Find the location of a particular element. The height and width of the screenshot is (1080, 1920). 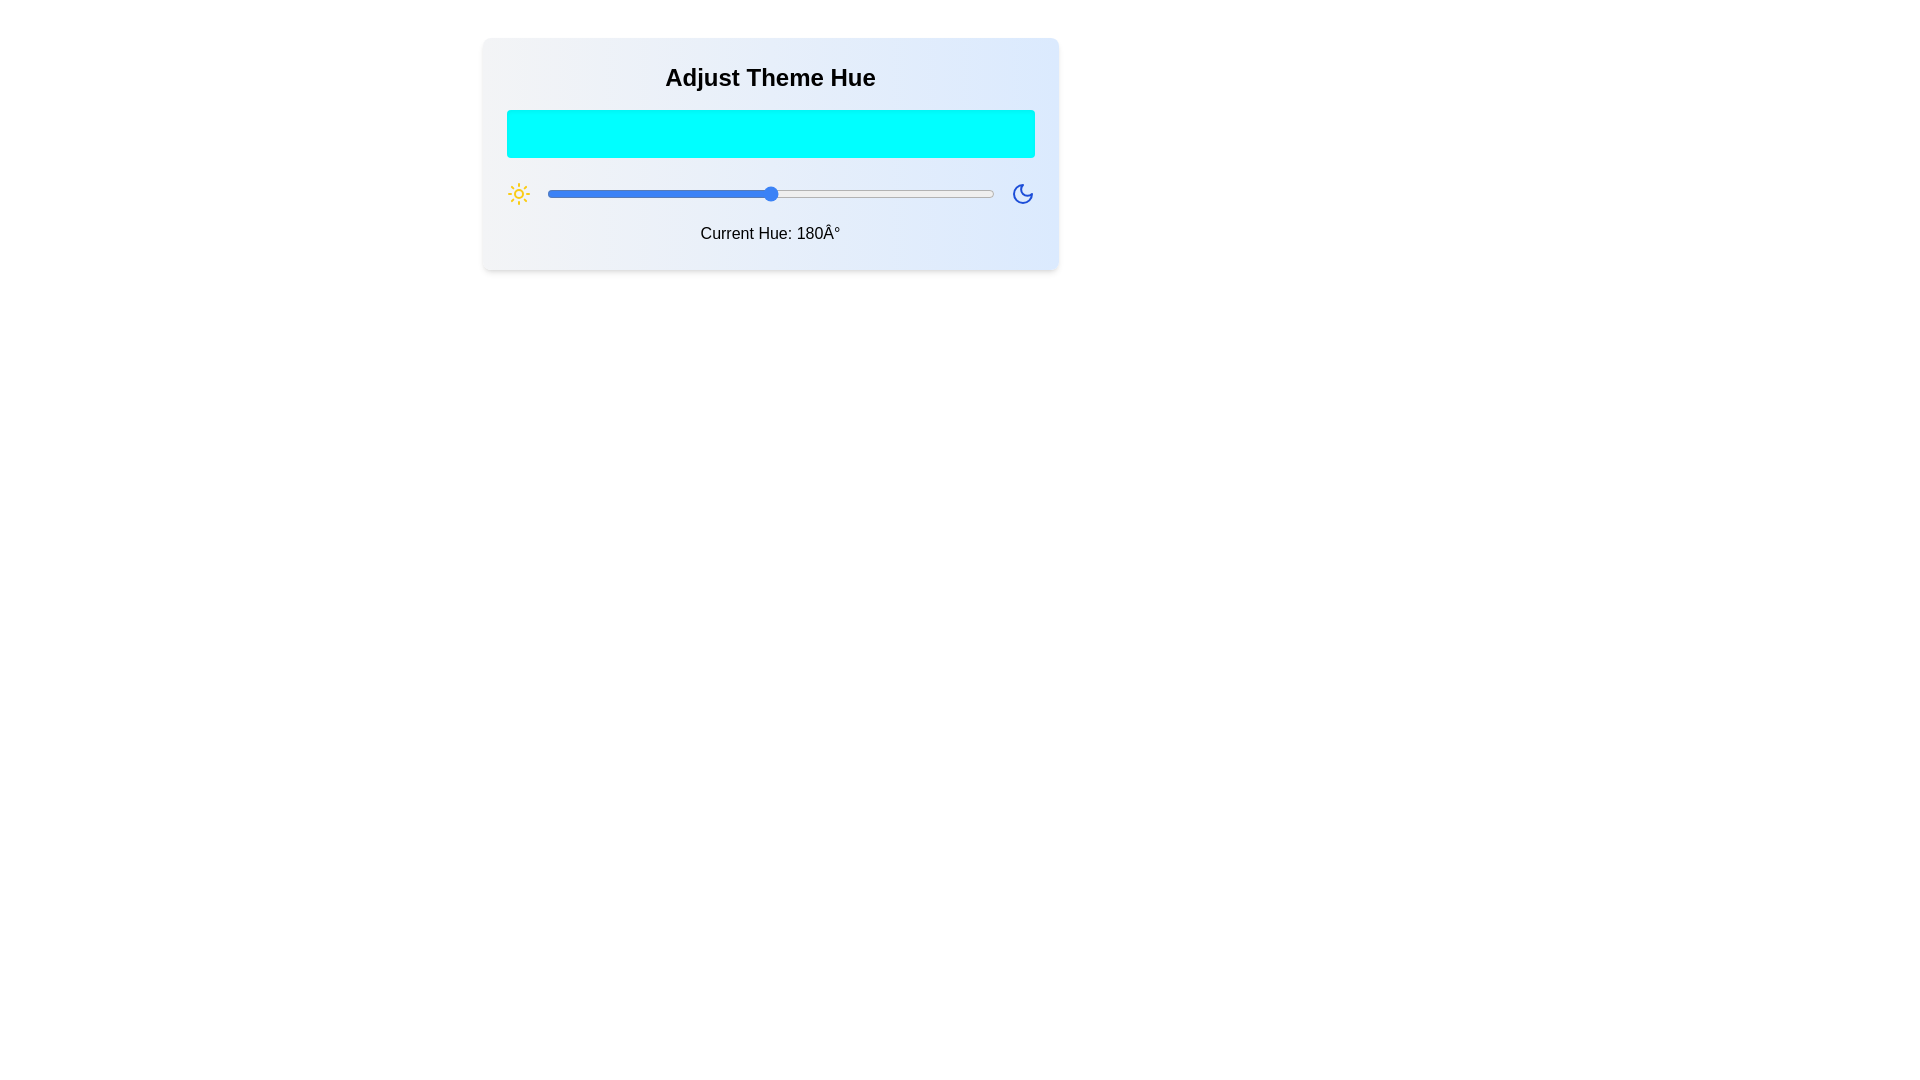

the hue to 291 degrees by dragging the slider is located at coordinates (907, 193).